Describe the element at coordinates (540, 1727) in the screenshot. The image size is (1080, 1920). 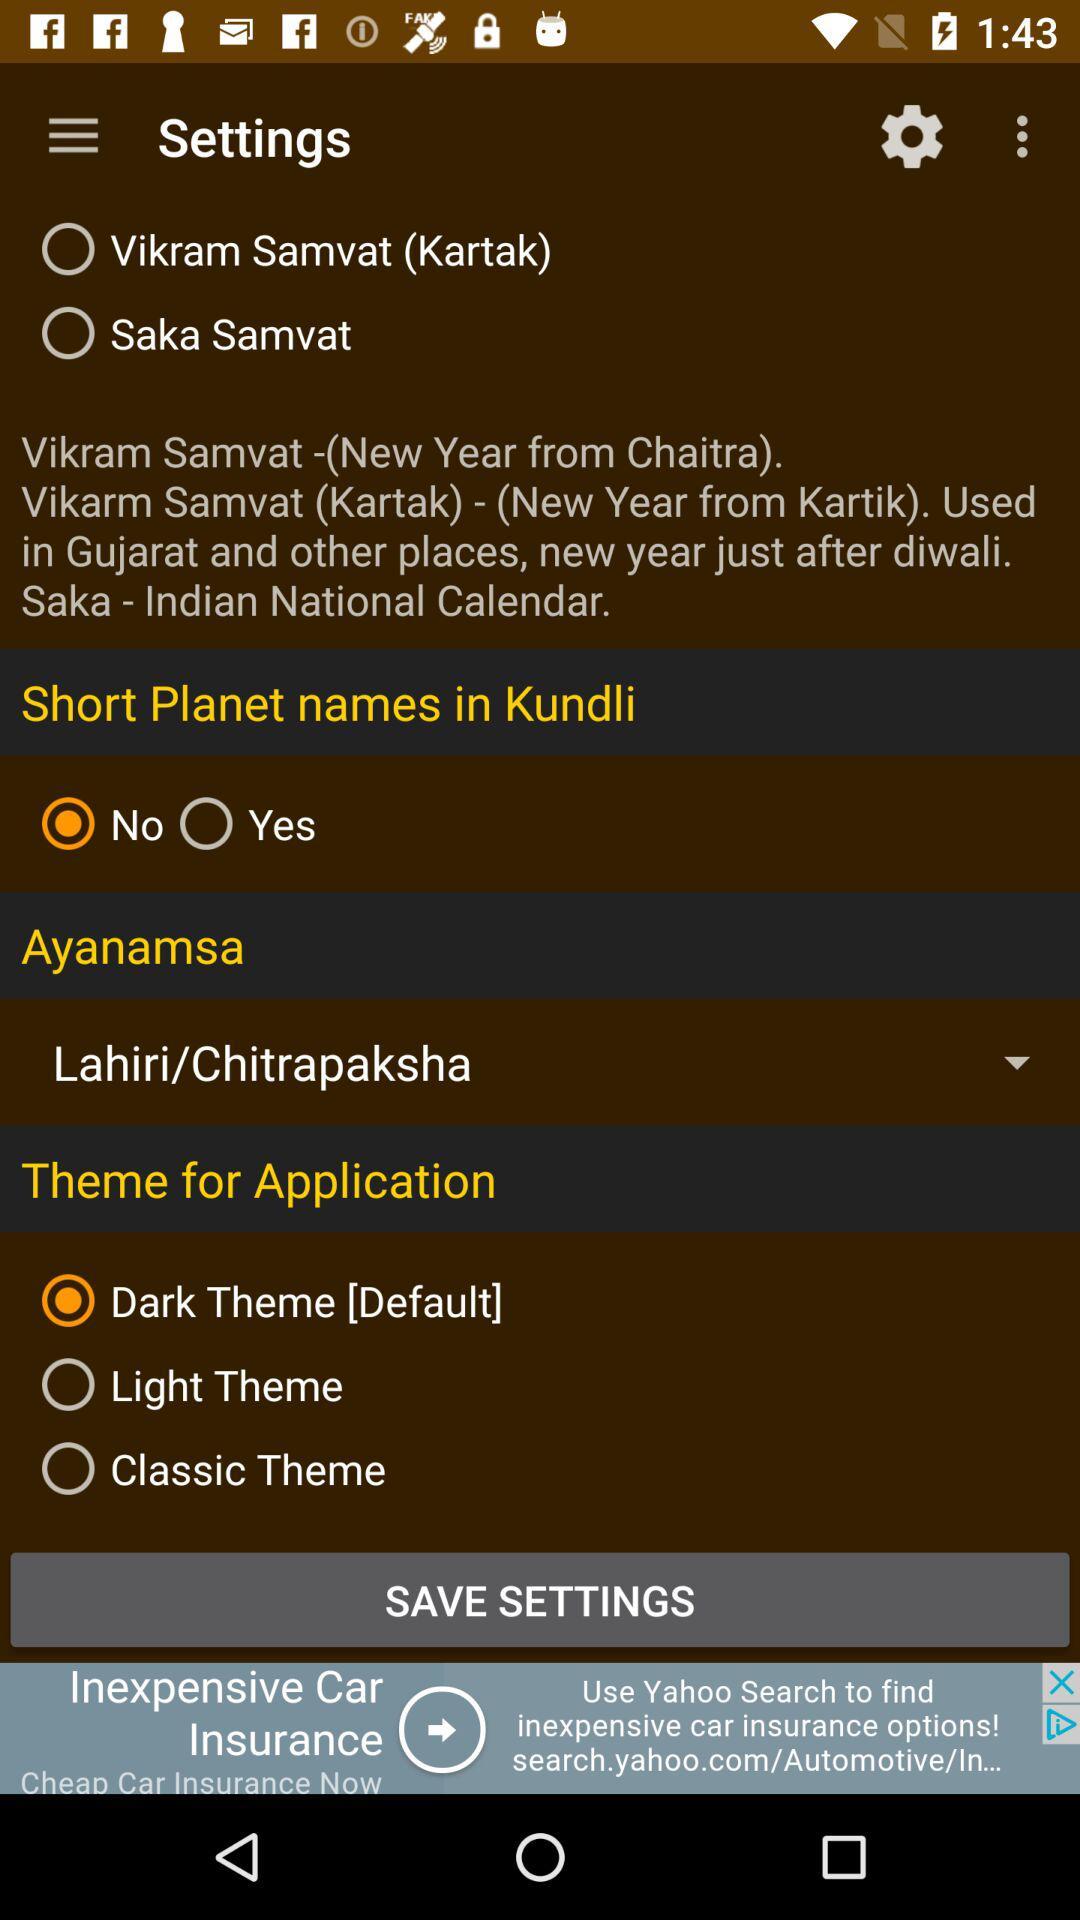
I see `icone` at that location.